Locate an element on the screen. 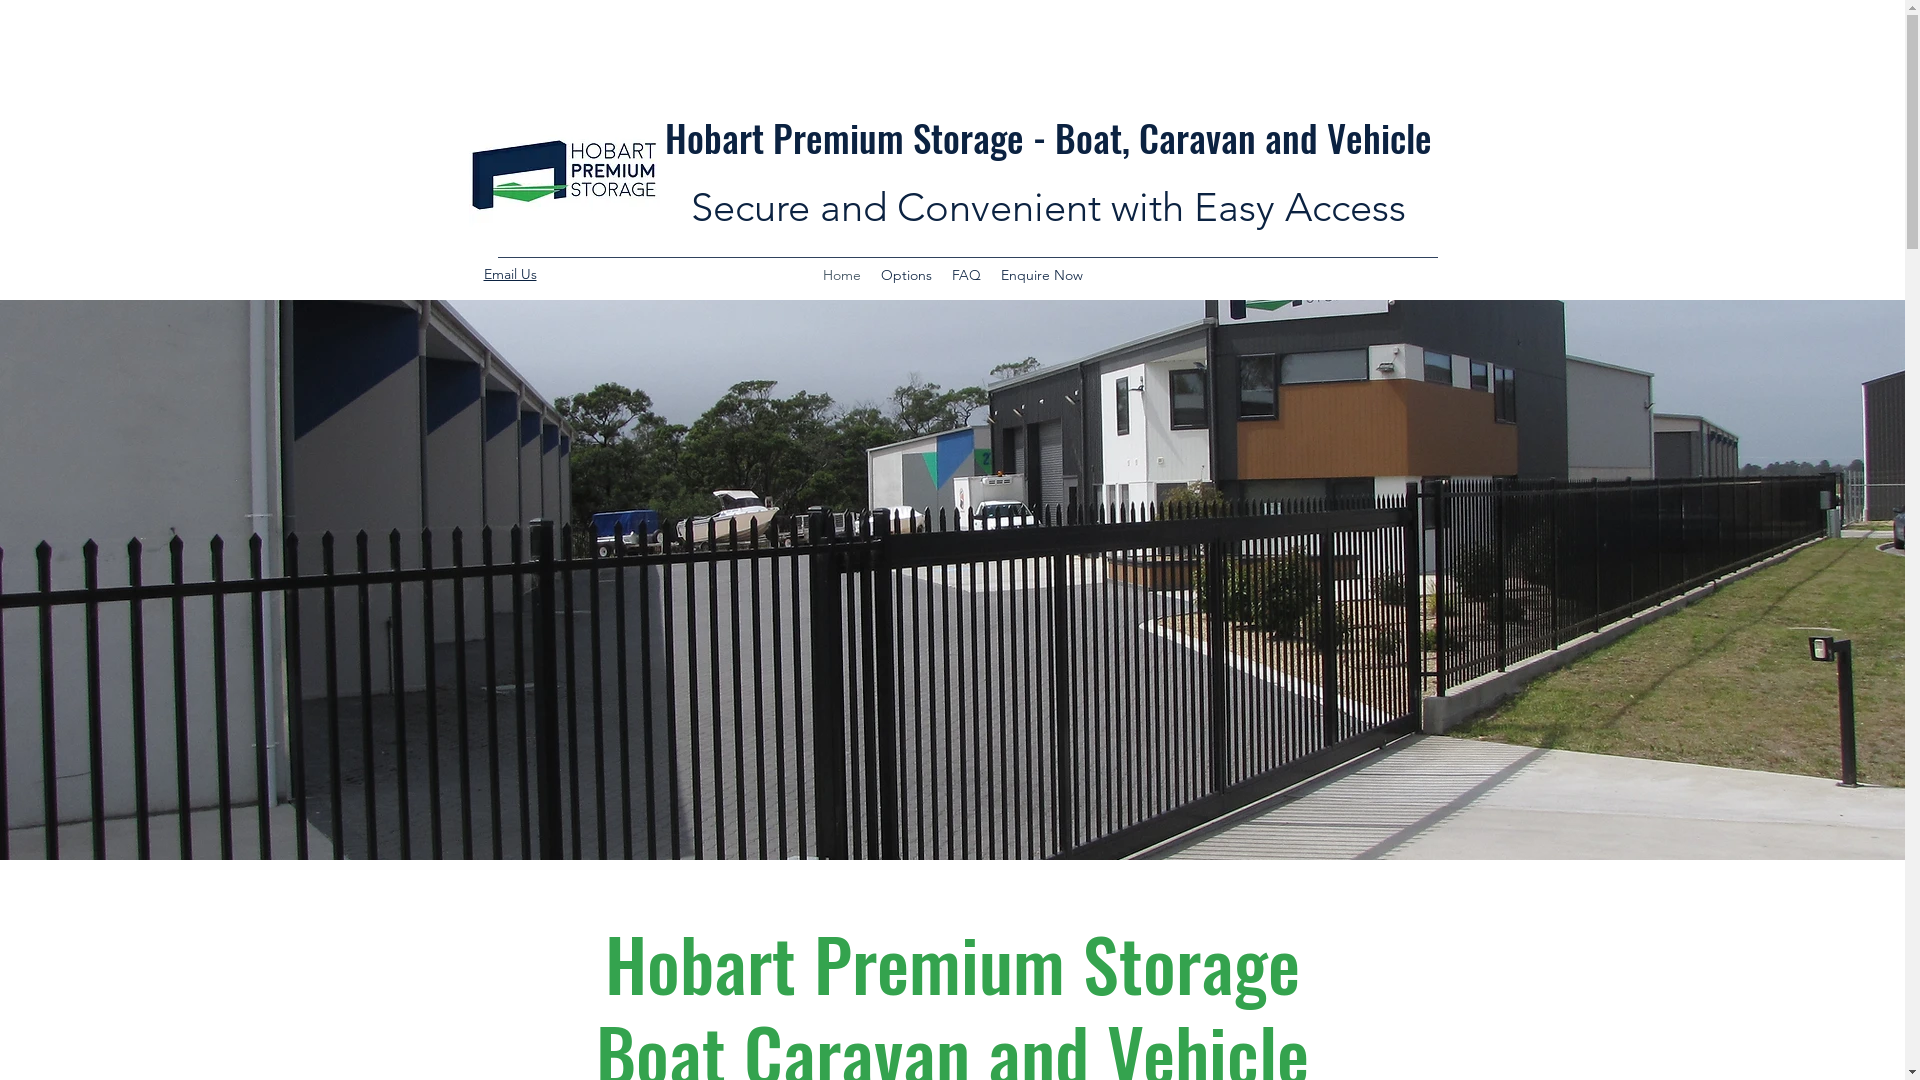 The height and width of the screenshot is (1080, 1920). 'Email Us' is located at coordinates (510, 273).